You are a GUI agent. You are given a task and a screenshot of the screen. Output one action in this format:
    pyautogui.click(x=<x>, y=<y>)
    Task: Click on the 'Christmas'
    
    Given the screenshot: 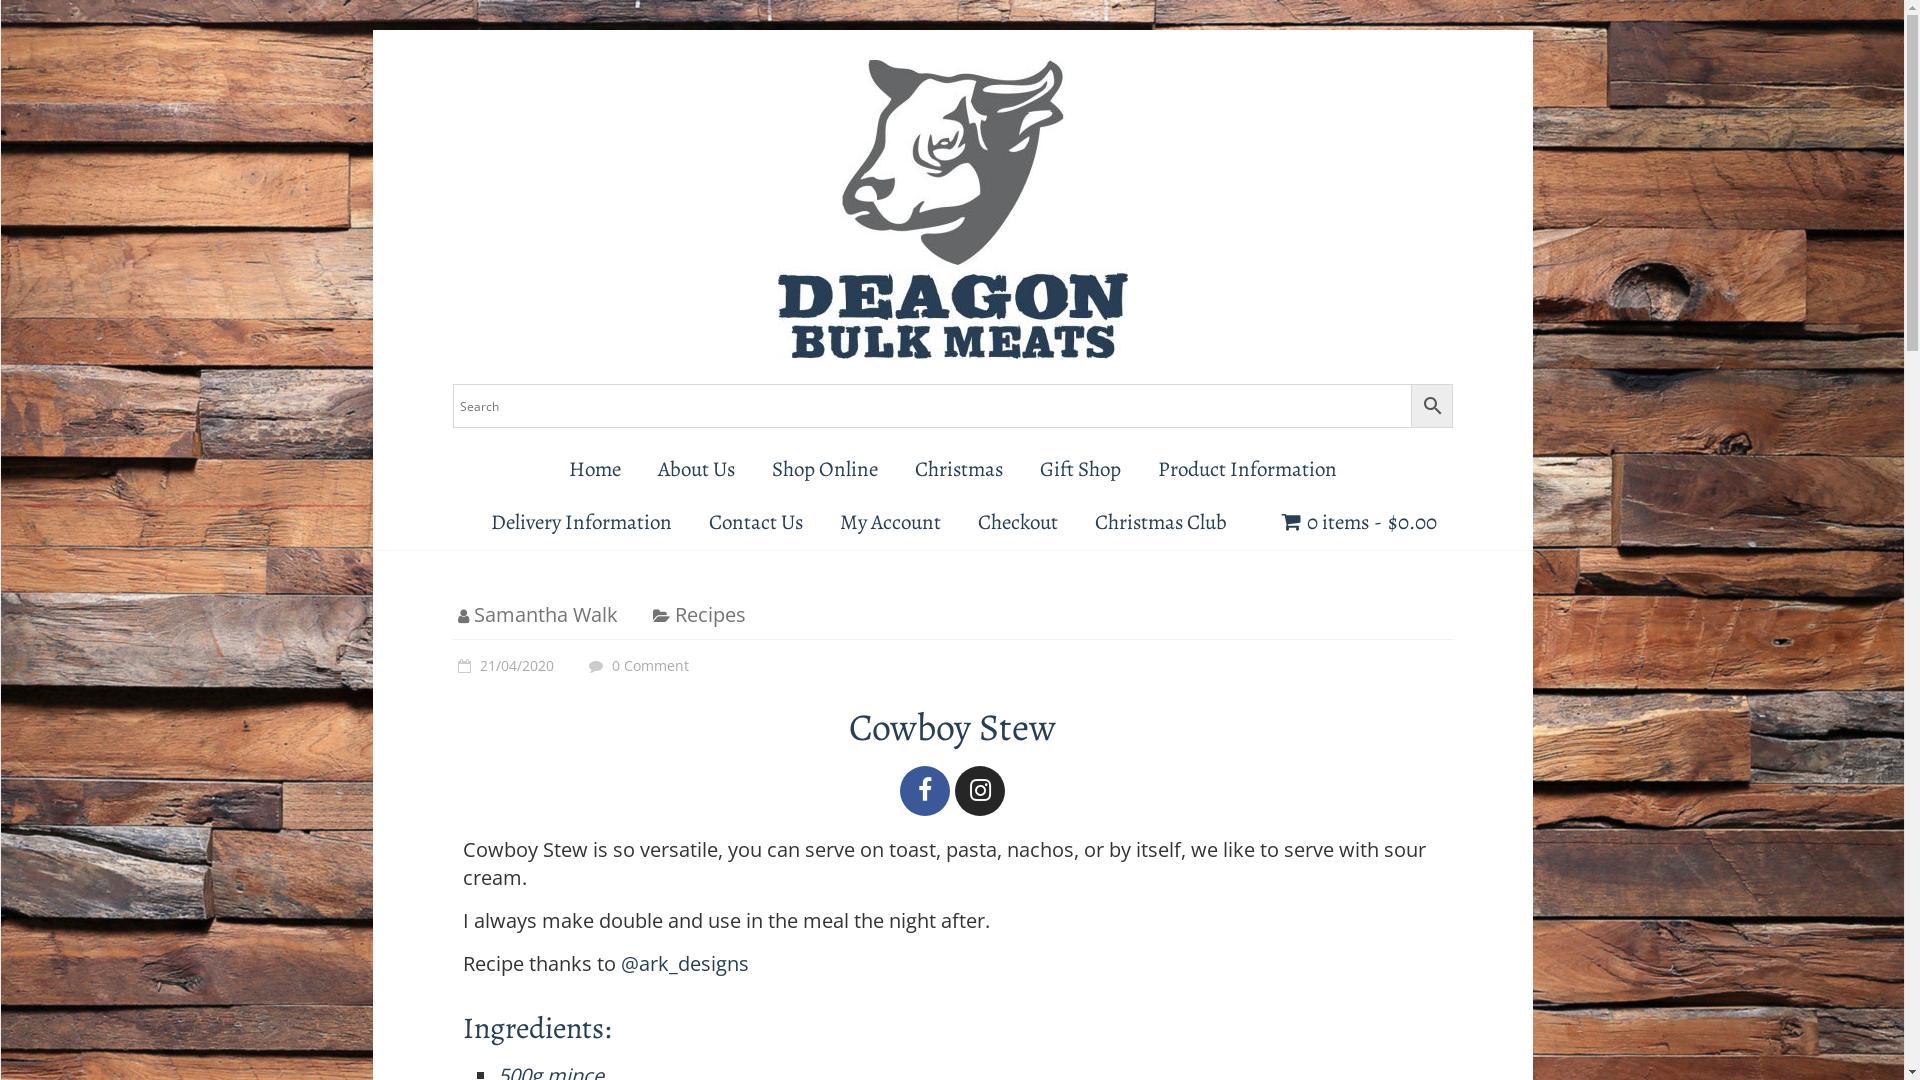 What is the action you would take?
    pyautogui.click(x=957, y=469)
    